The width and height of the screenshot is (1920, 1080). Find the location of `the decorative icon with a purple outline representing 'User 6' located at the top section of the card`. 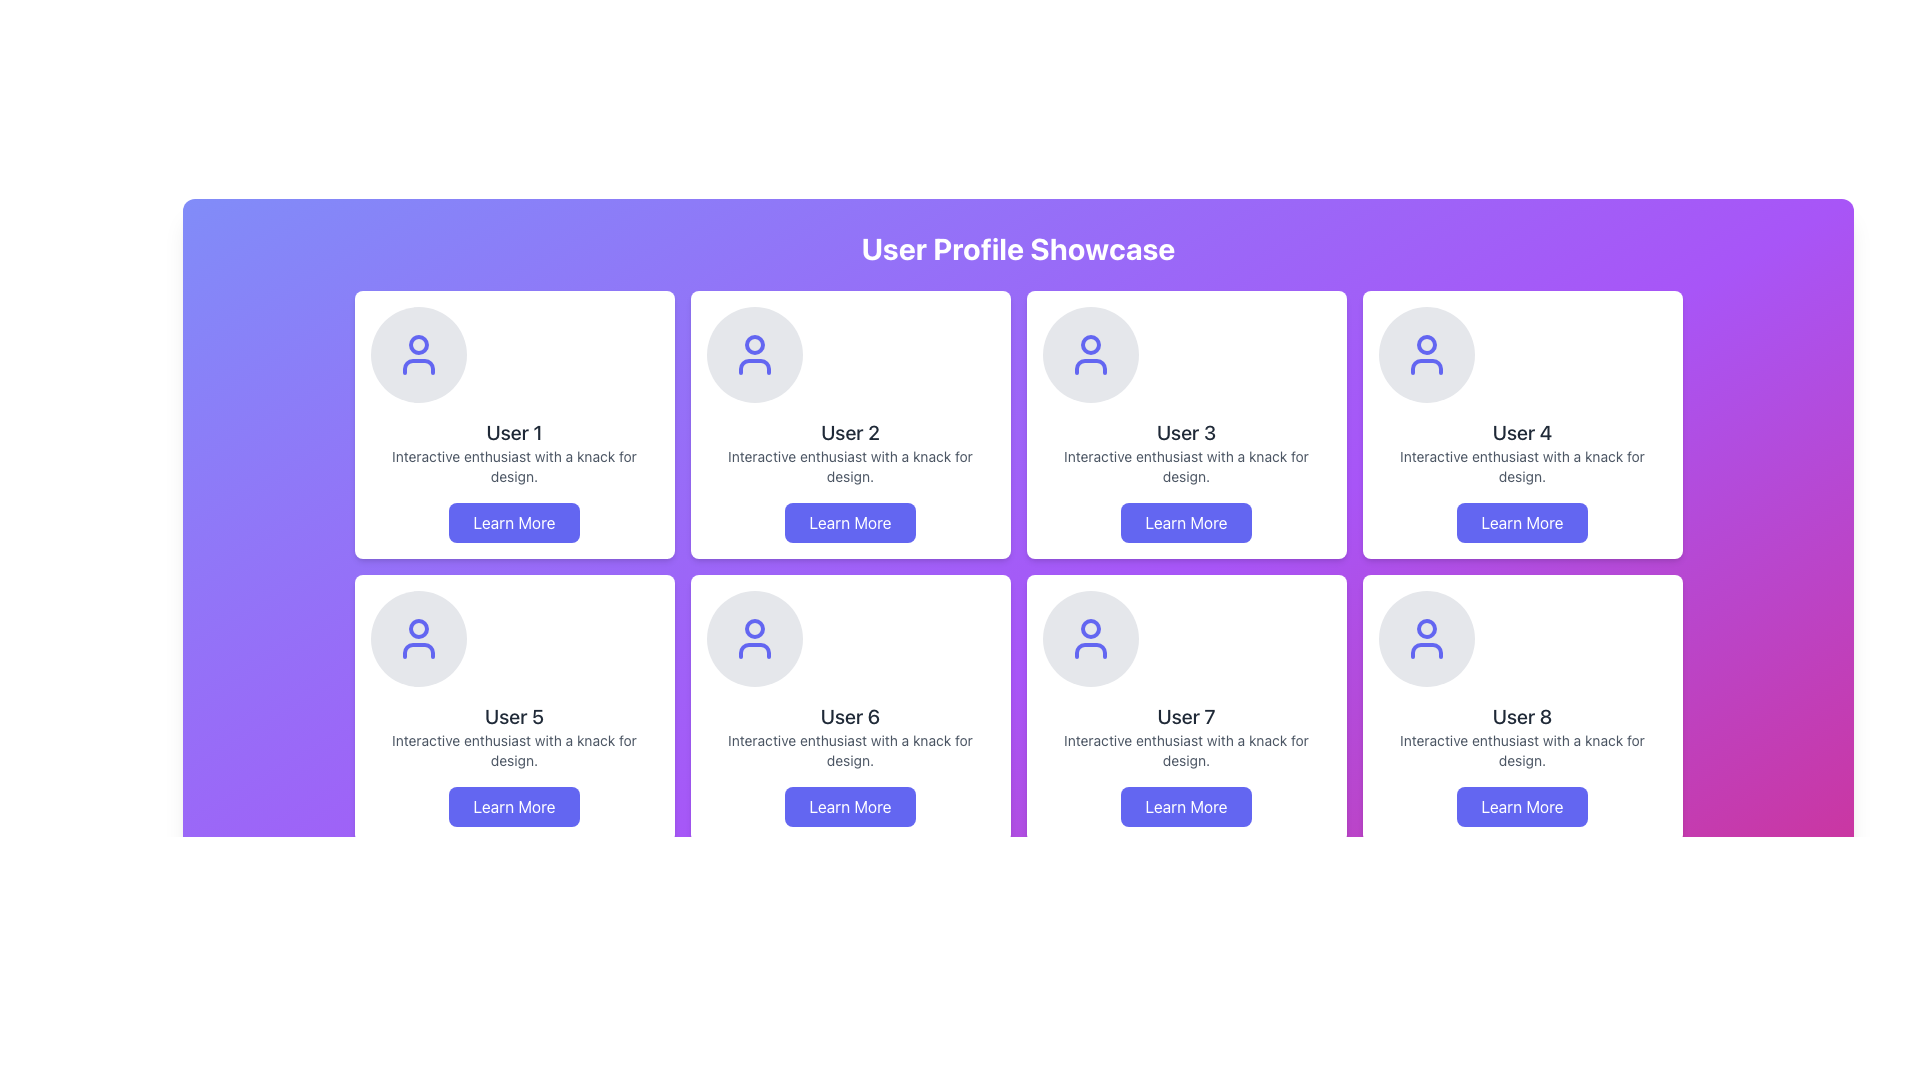

the decorative icon with a purple outline representing 'User 6' located at the top section of the card is located at coordinates (753, 639).